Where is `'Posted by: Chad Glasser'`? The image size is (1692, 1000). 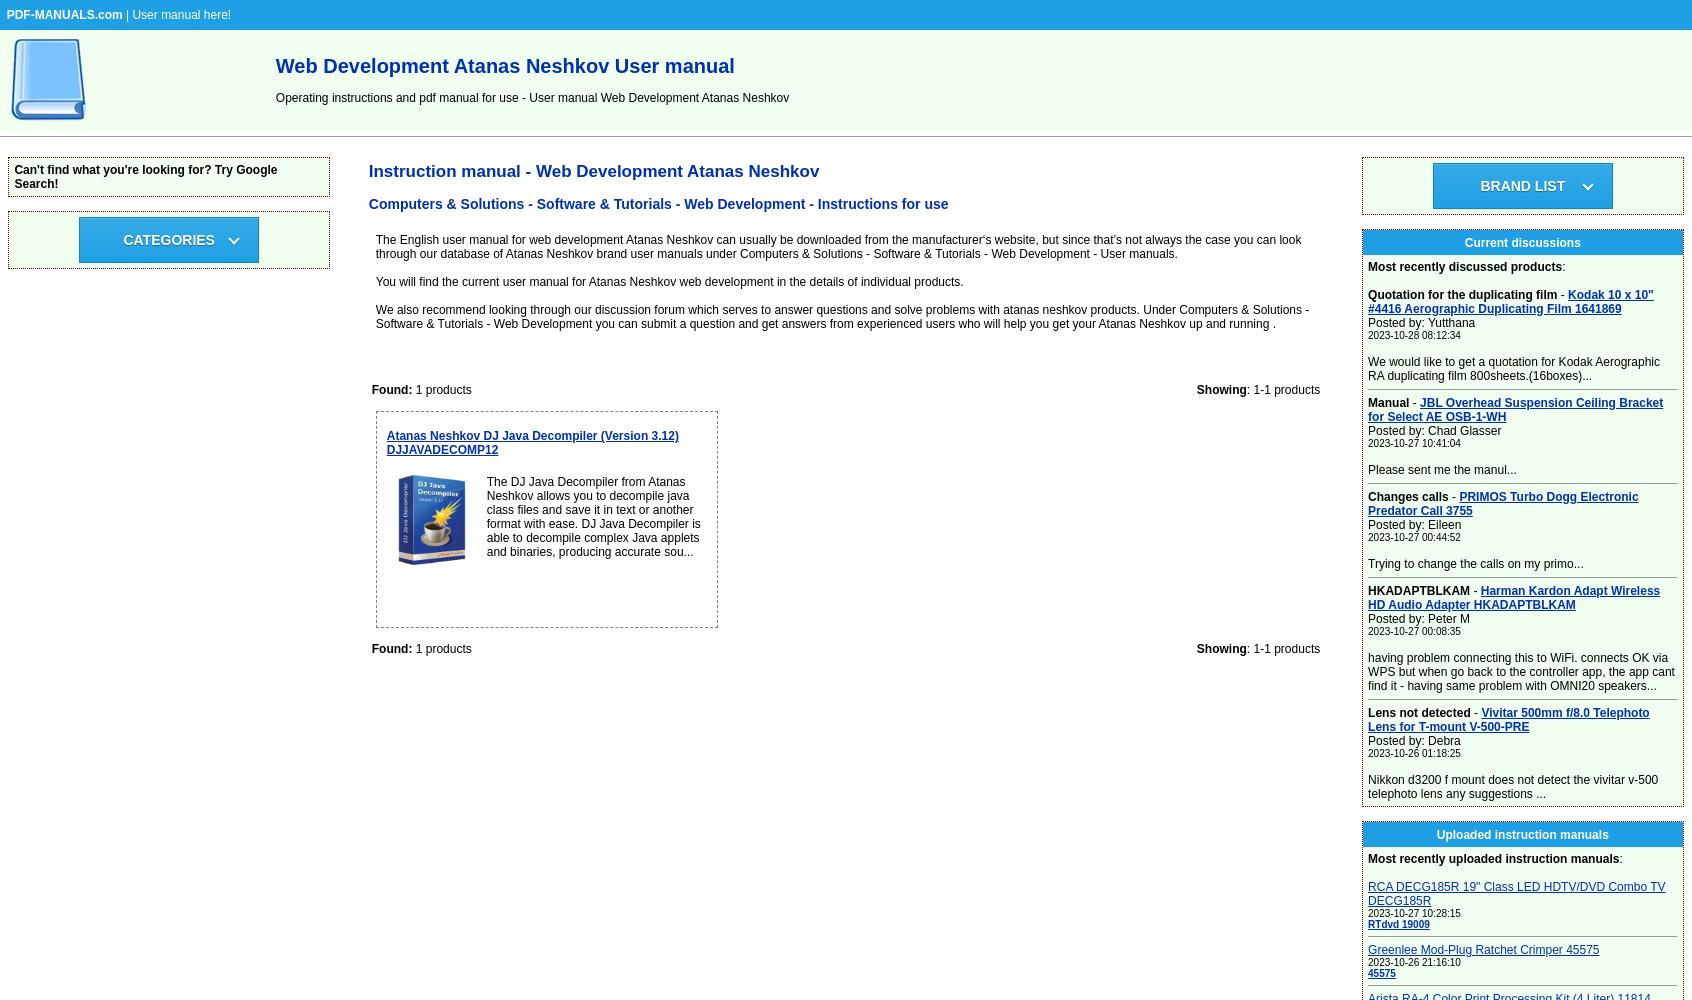
'Posted by: Chad Glasser' is located at coordinates (1367, 431).